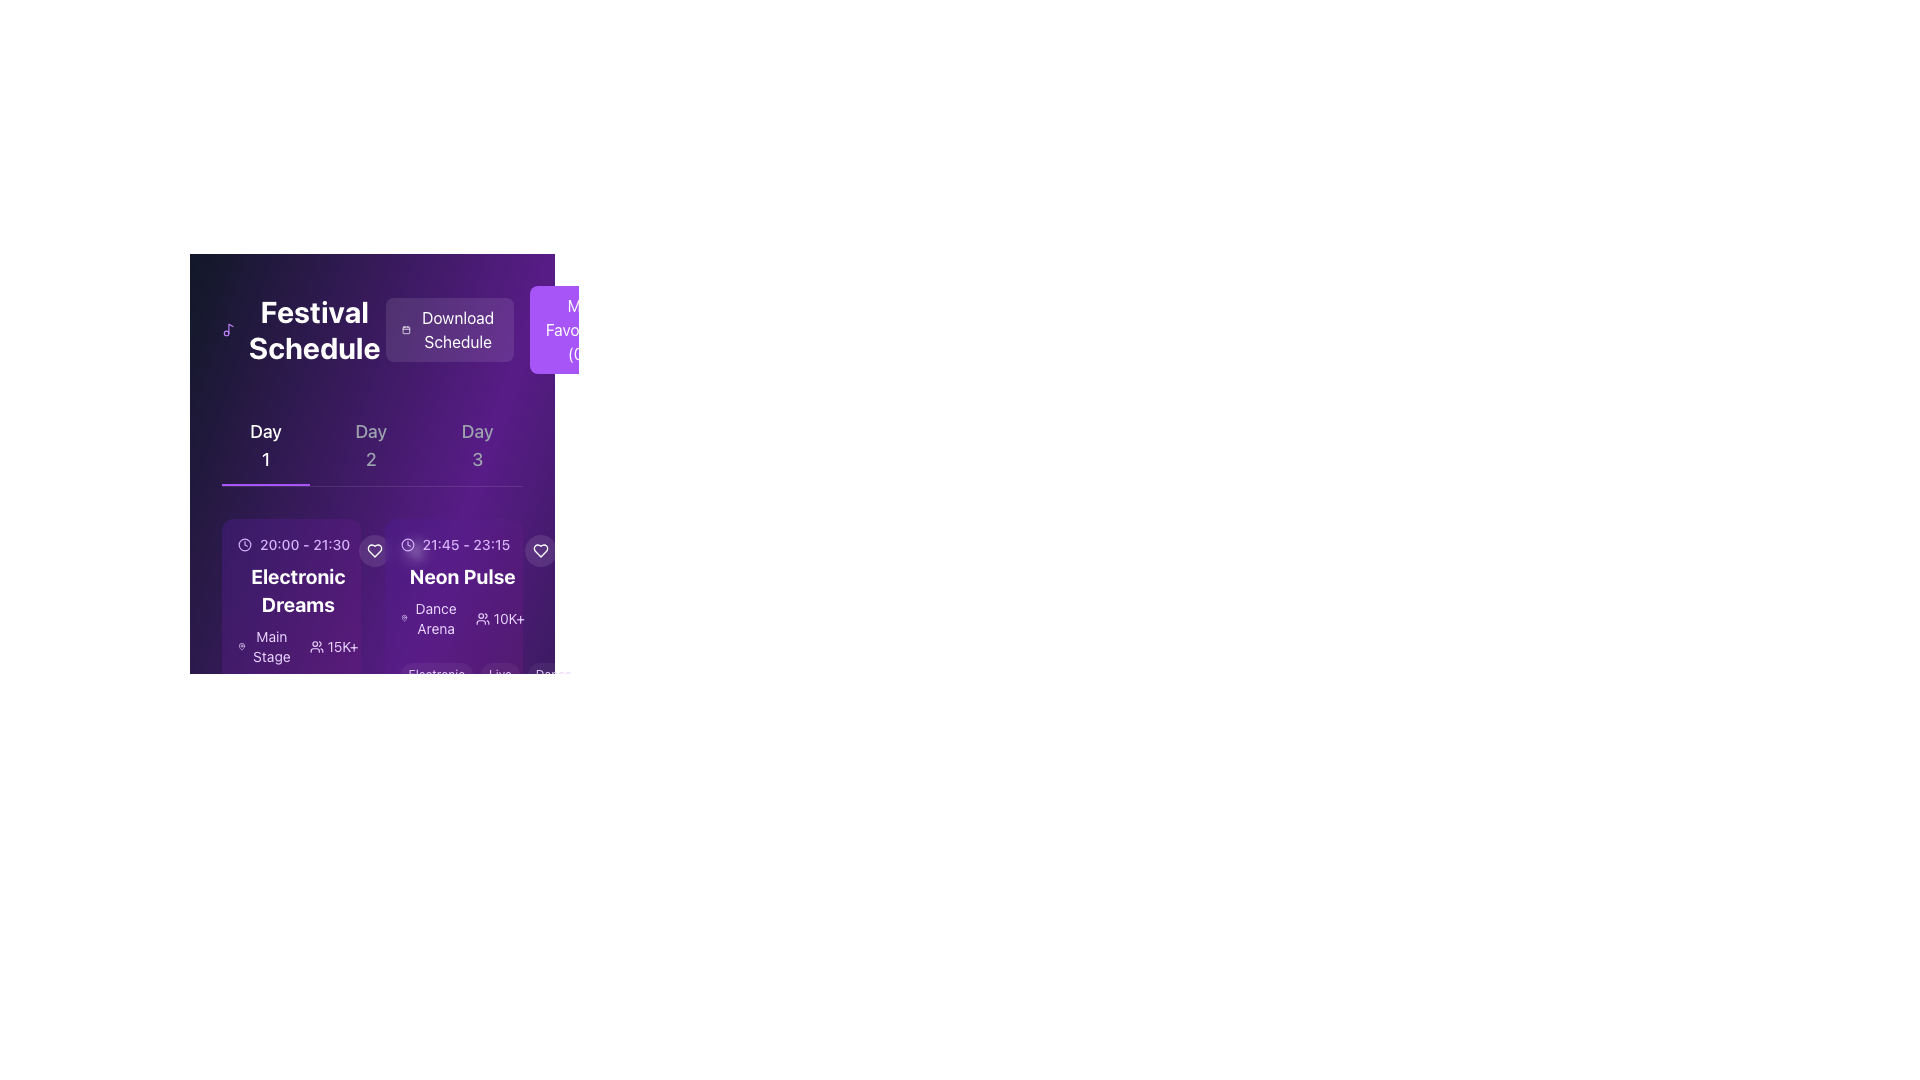 The image size is (1920, 1080). What do you see at coordinates (315, 647) in the screenshot?
I see `the group of people icon, which is outlined in purple and located to the left of the '15K+' text under the 'Electronic Dreams' title in the schedule card` at bounding box center [315, 647].